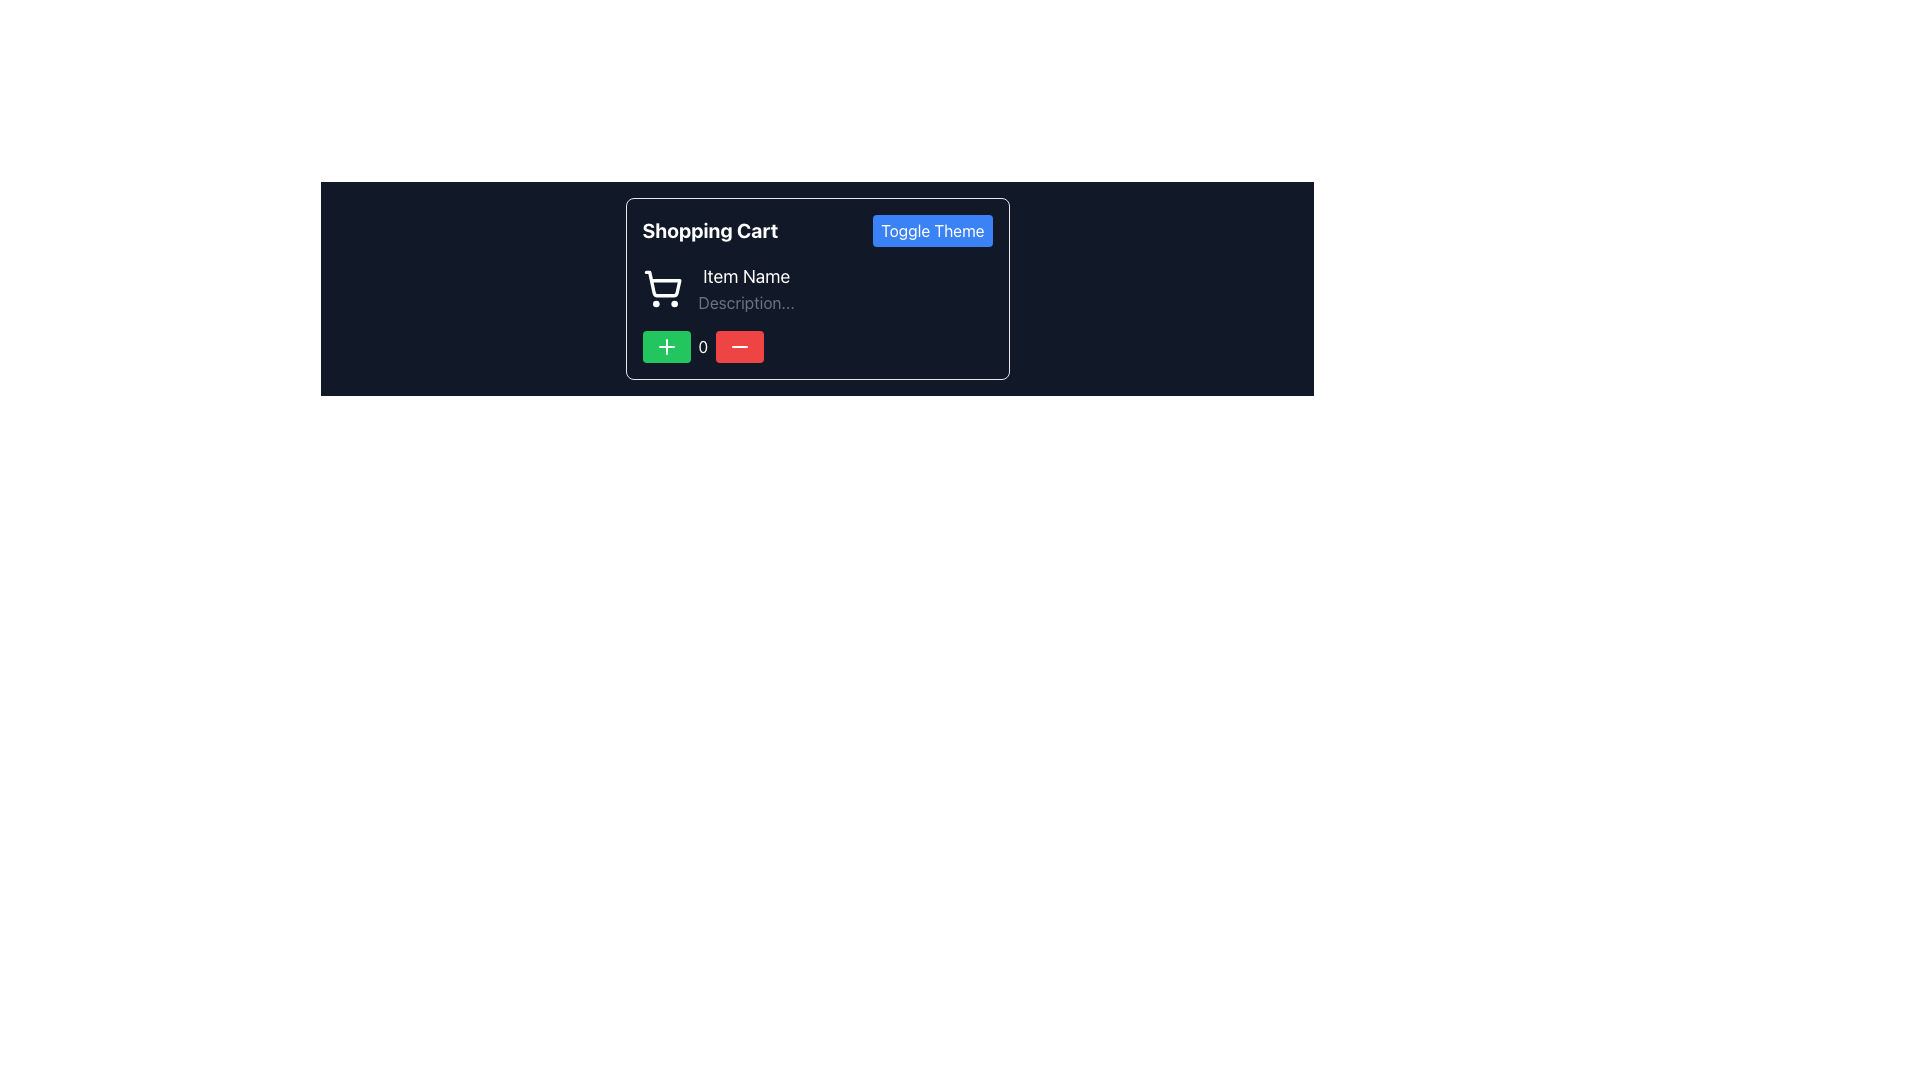 This screenshot has width=1920, height=1080. What do you see at coordinates (745, 277) in the screenshot?
I see `the 'Item Name' text label which is displayed in a larger font style within the 'Shopping Cart' section, positioned above the descriptive text` at bounding box center [745, 277].